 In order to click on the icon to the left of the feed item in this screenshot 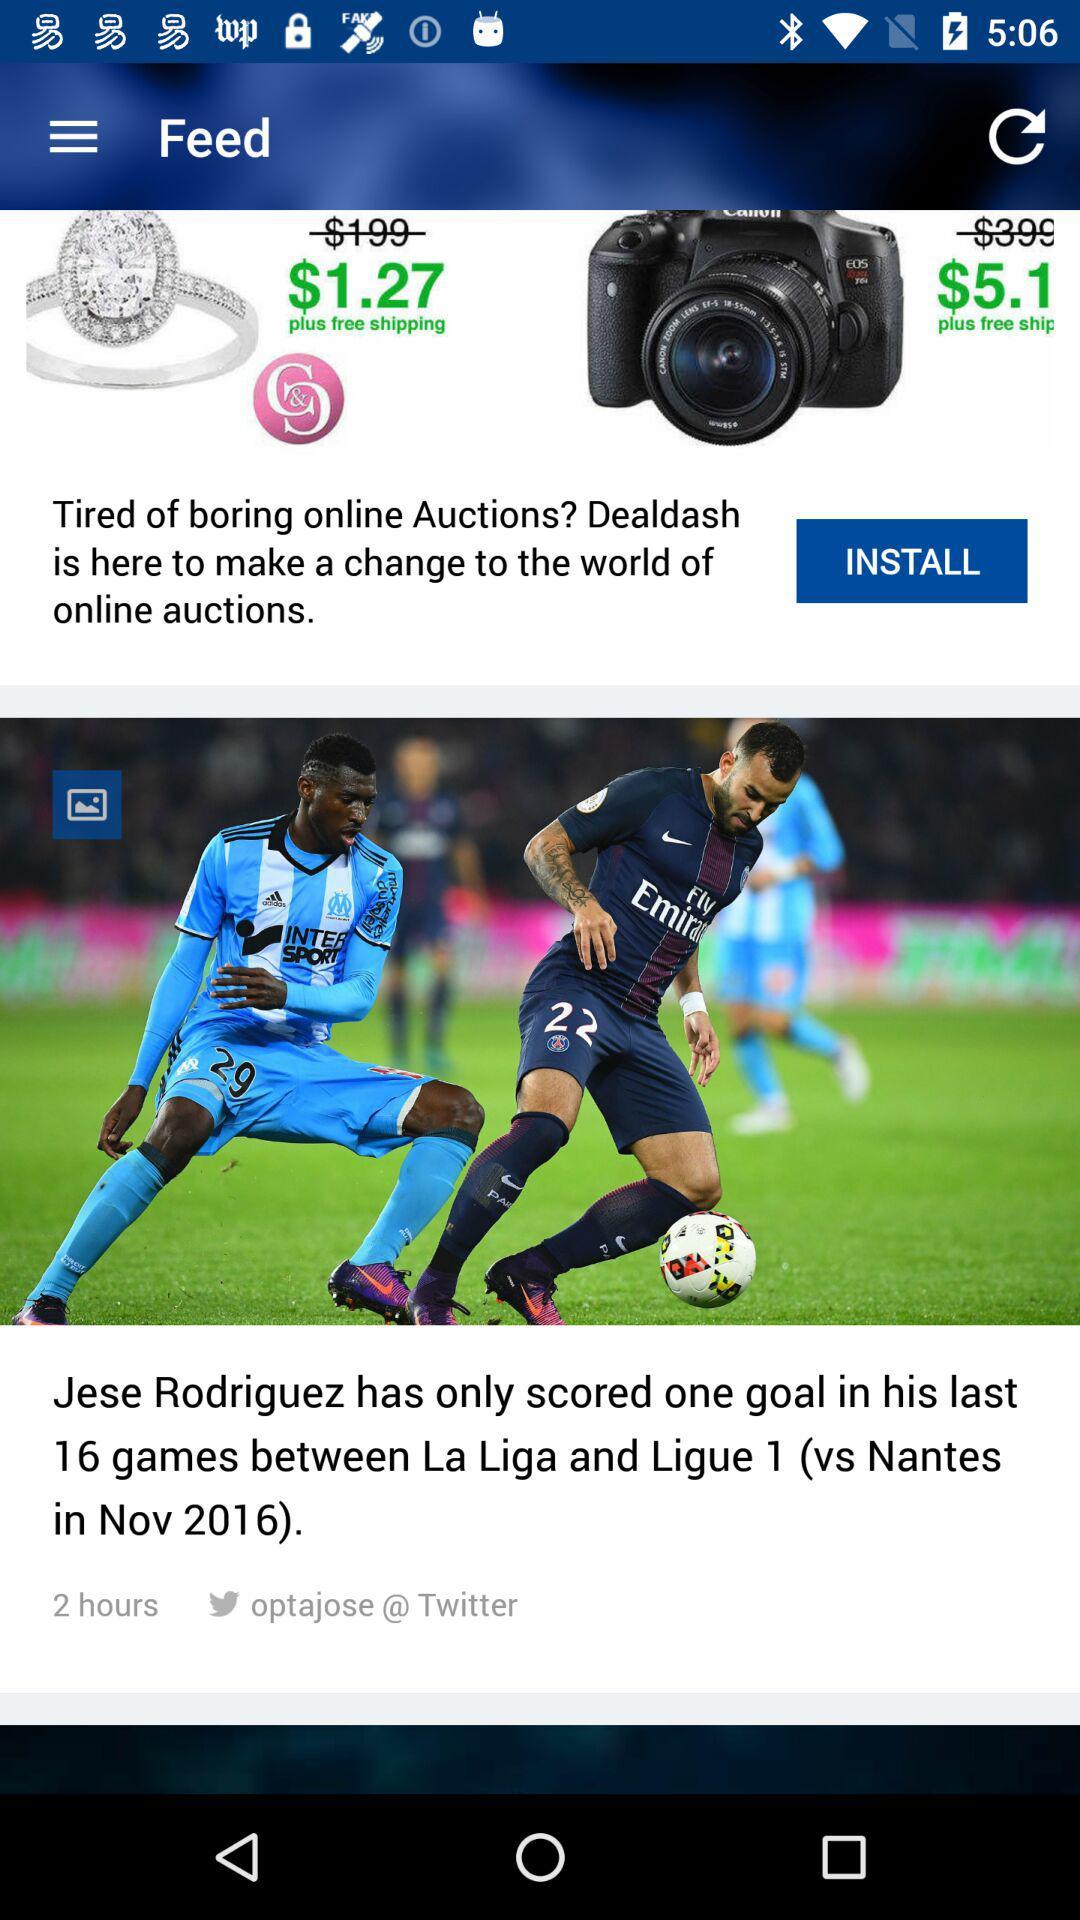, I will do `click(72, 135)`.